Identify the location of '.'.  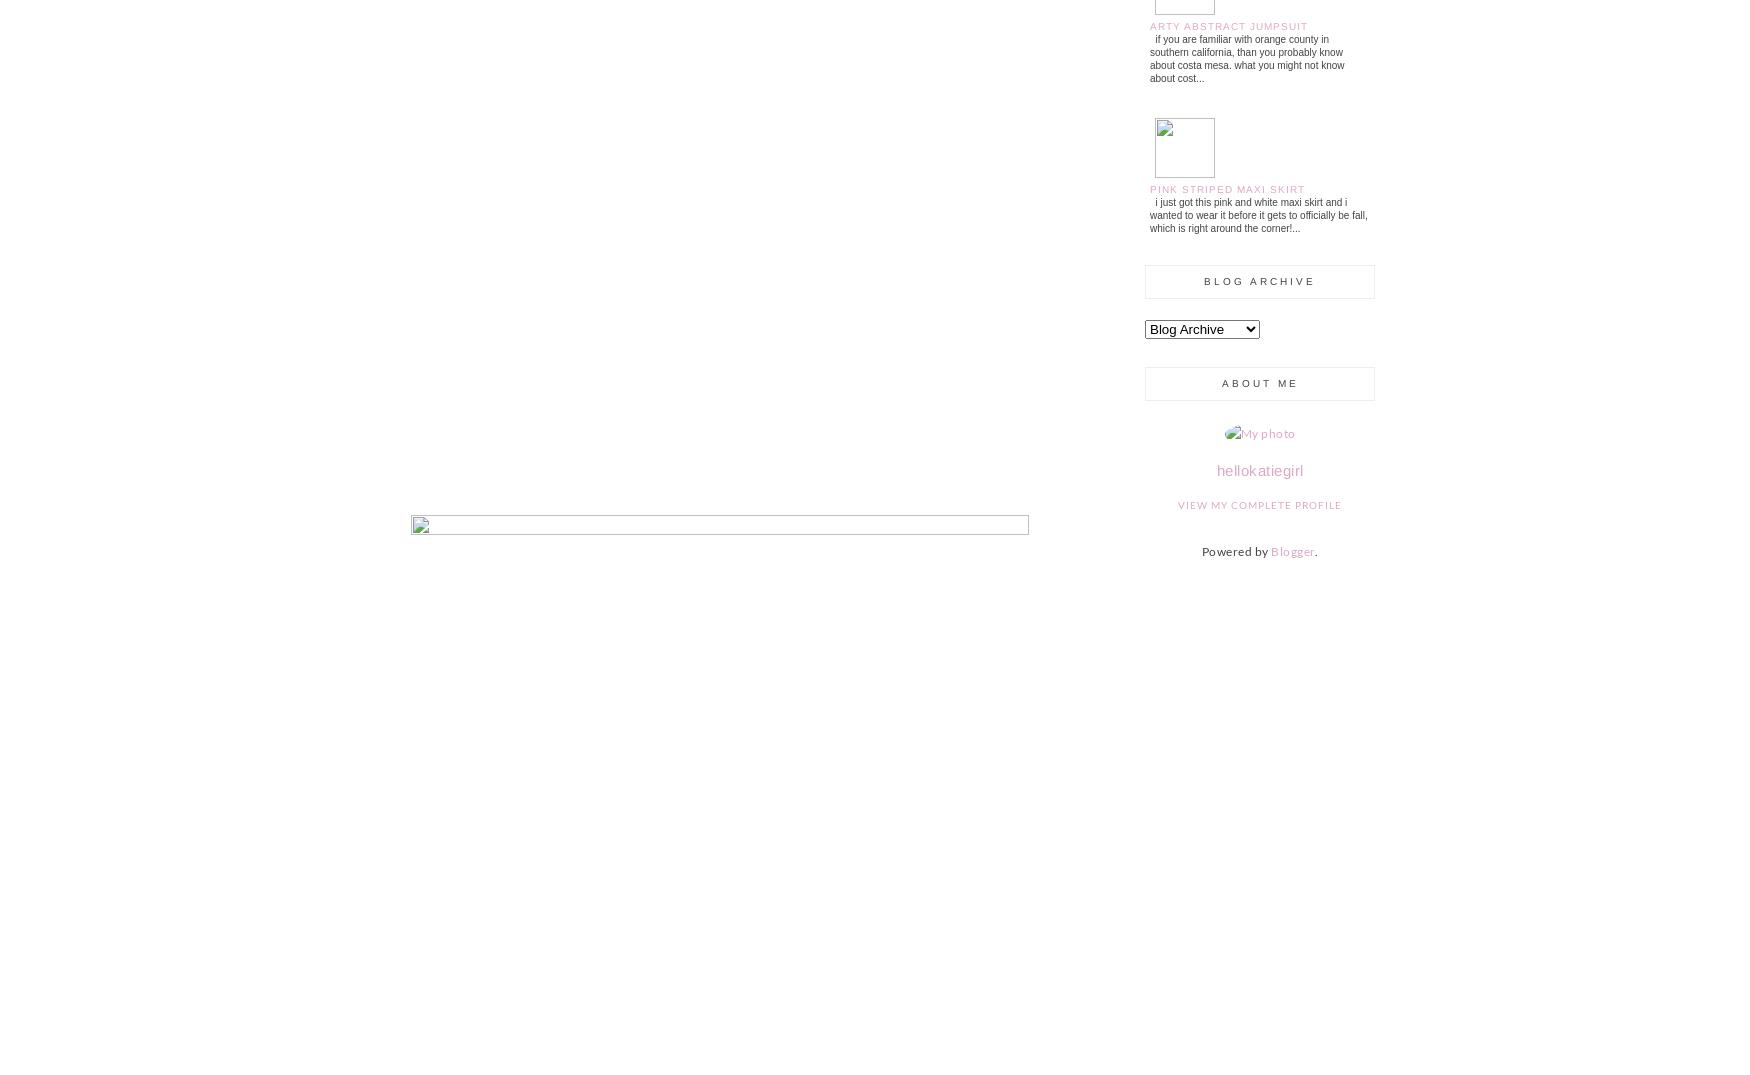
(1316, 551).